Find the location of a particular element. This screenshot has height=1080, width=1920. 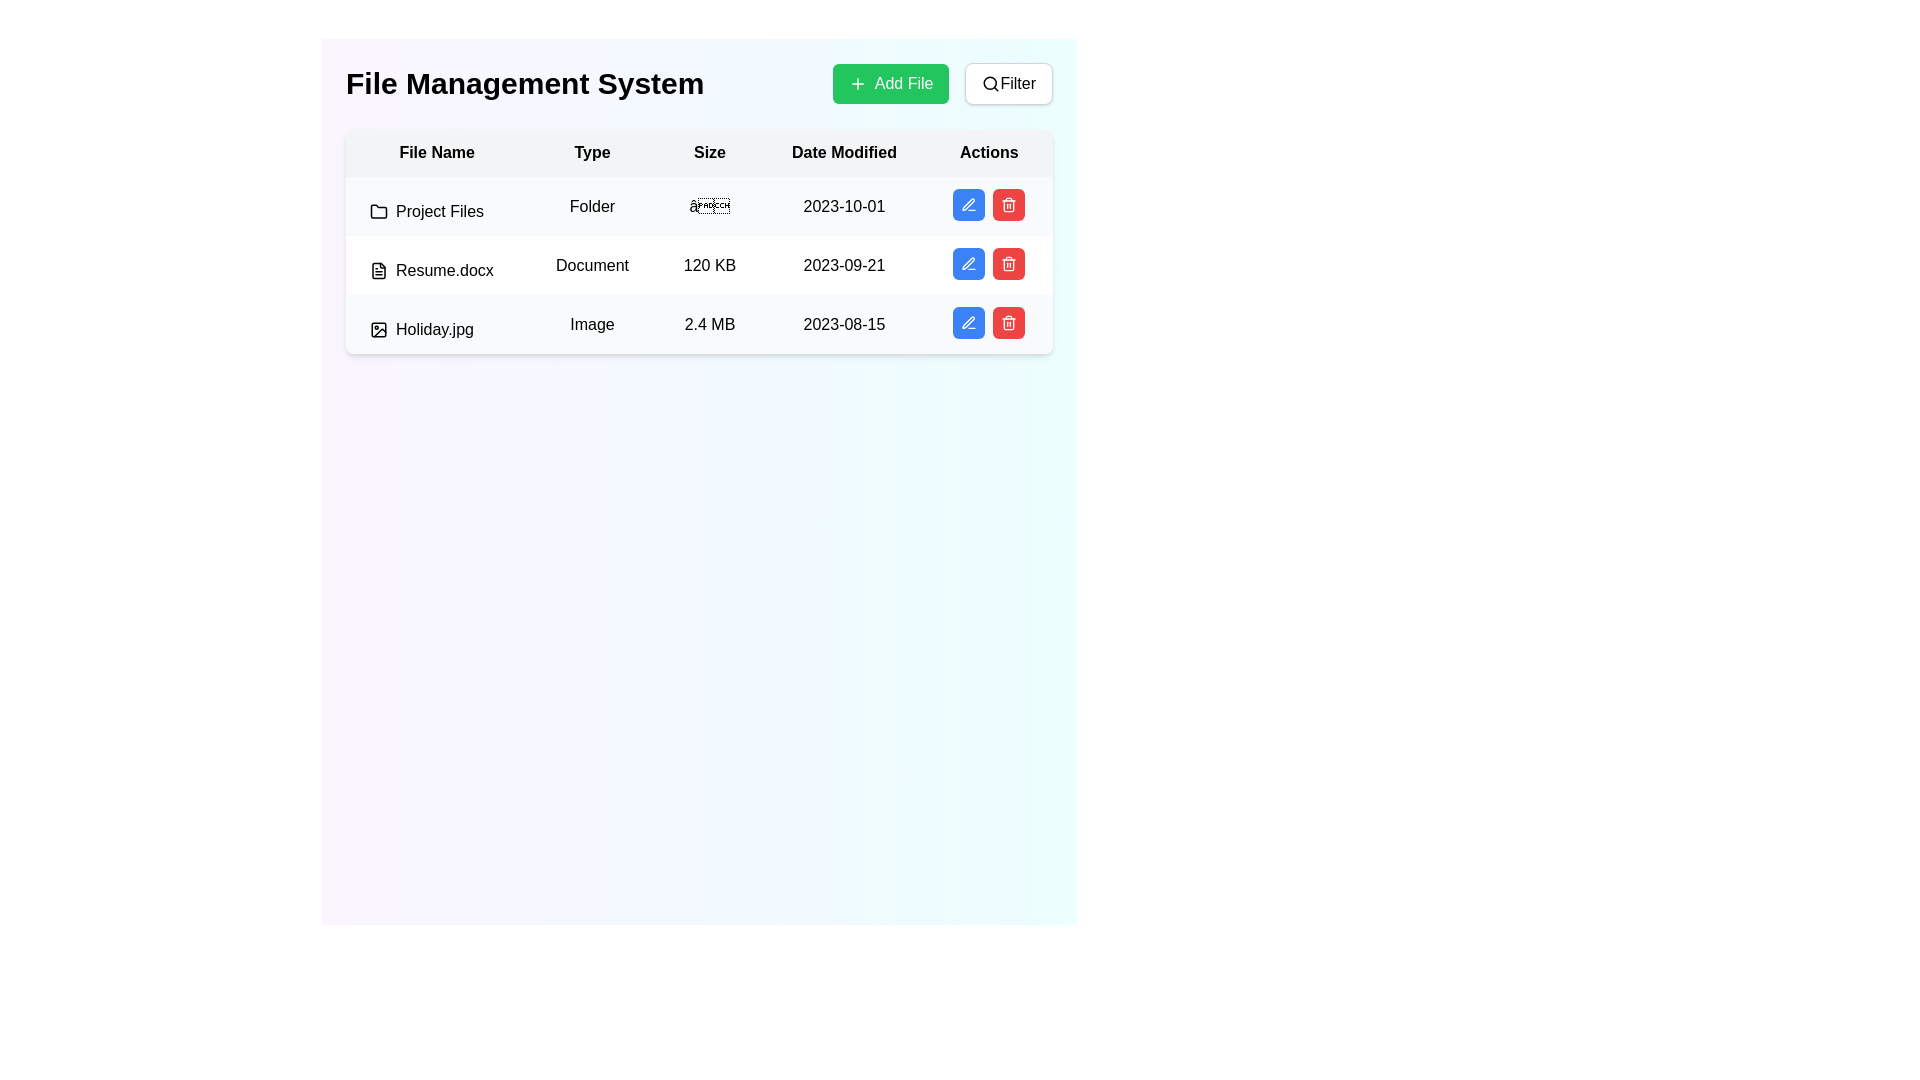

the 'Date Modified' table header label, which is the fourth column header located between the 'Size' and 'Actions' headers in the table is located at coordinates (844, 152).